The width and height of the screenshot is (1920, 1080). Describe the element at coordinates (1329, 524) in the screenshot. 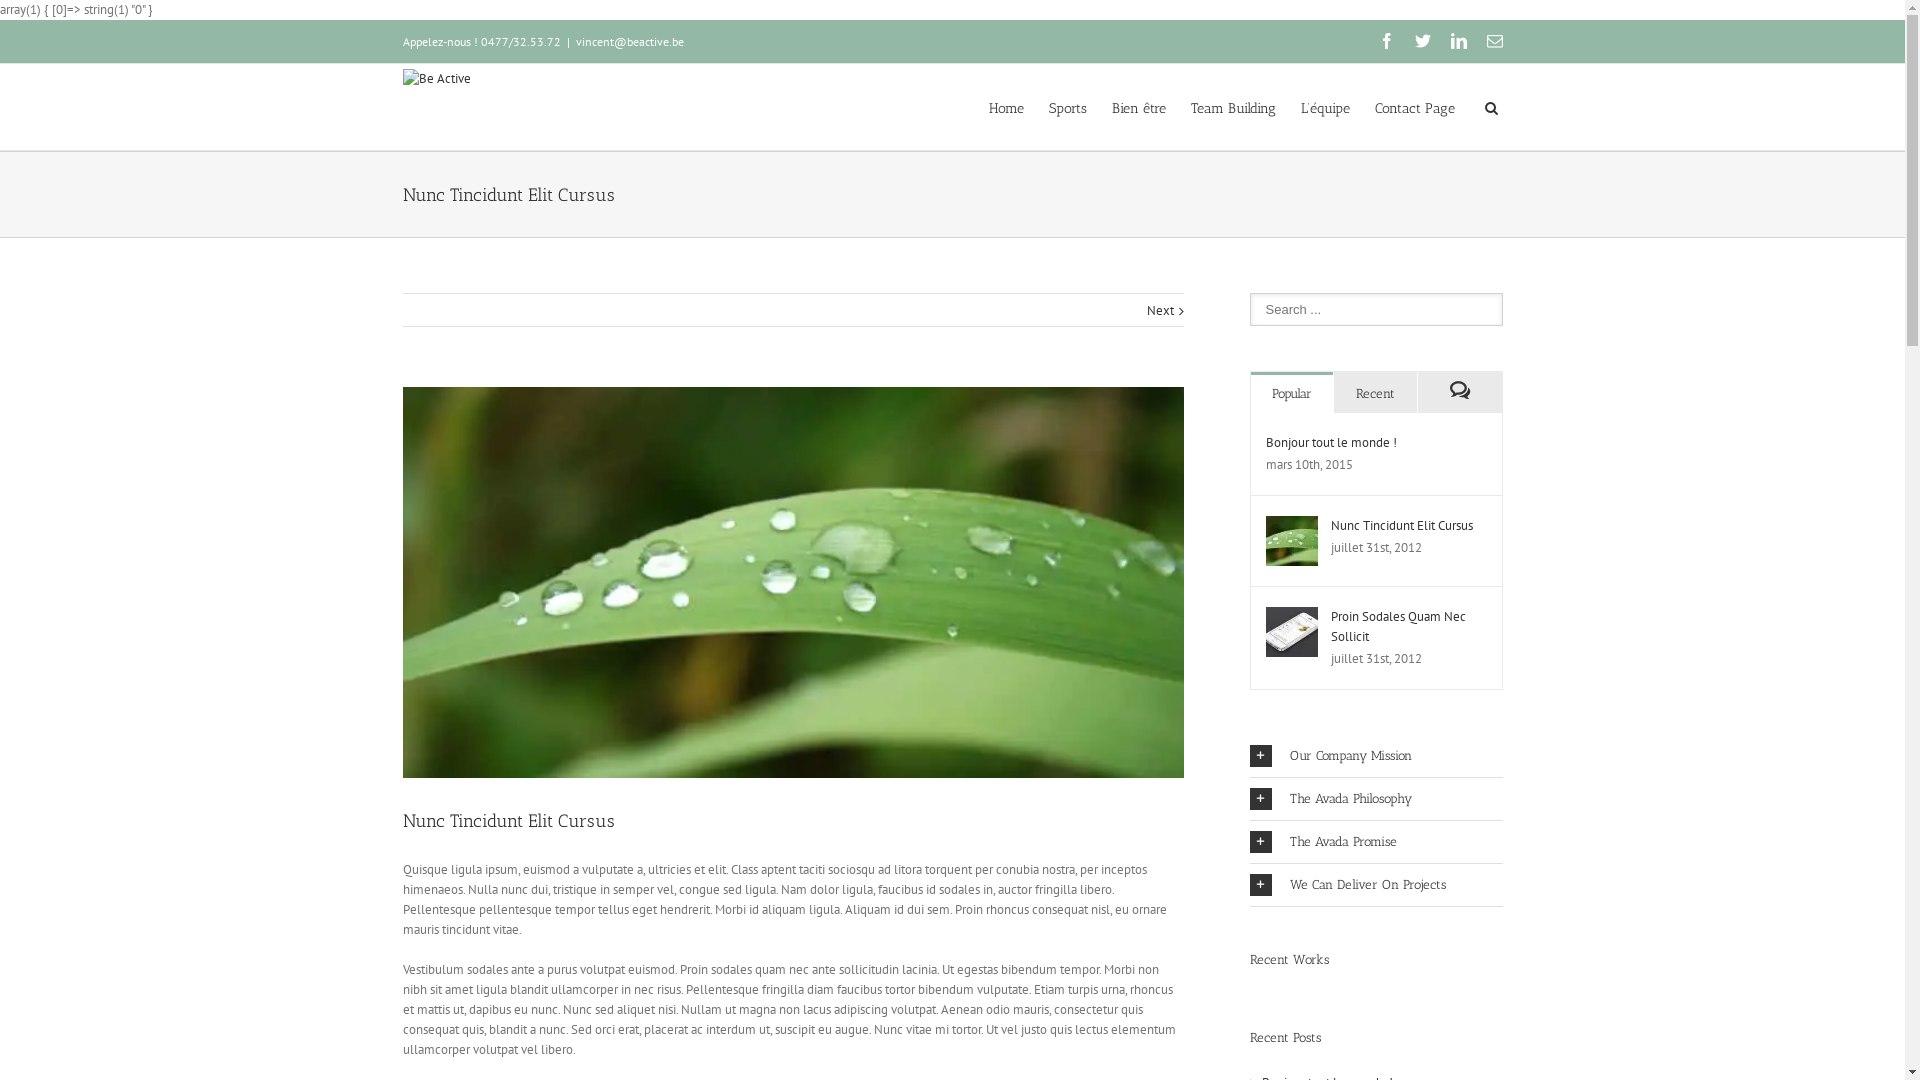

I see `'Nunc Tincidunt Elit Cursus'` at that location.